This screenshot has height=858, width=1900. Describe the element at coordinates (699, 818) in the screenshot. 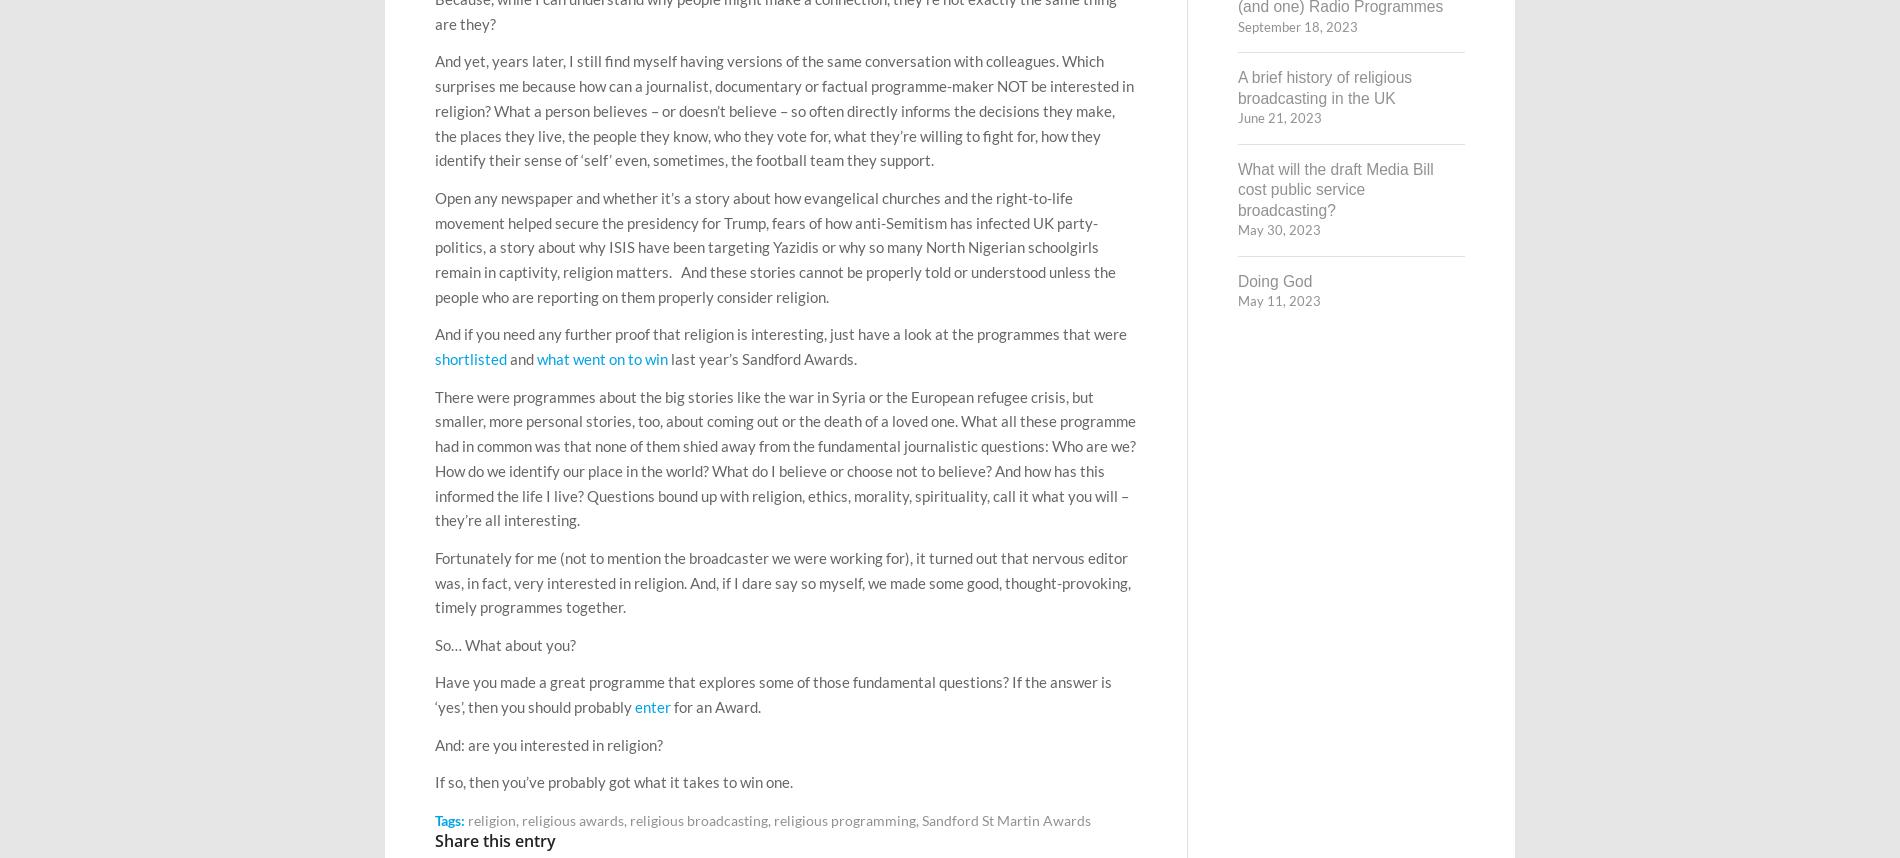

I see `'religious broadcasting'` at that location.